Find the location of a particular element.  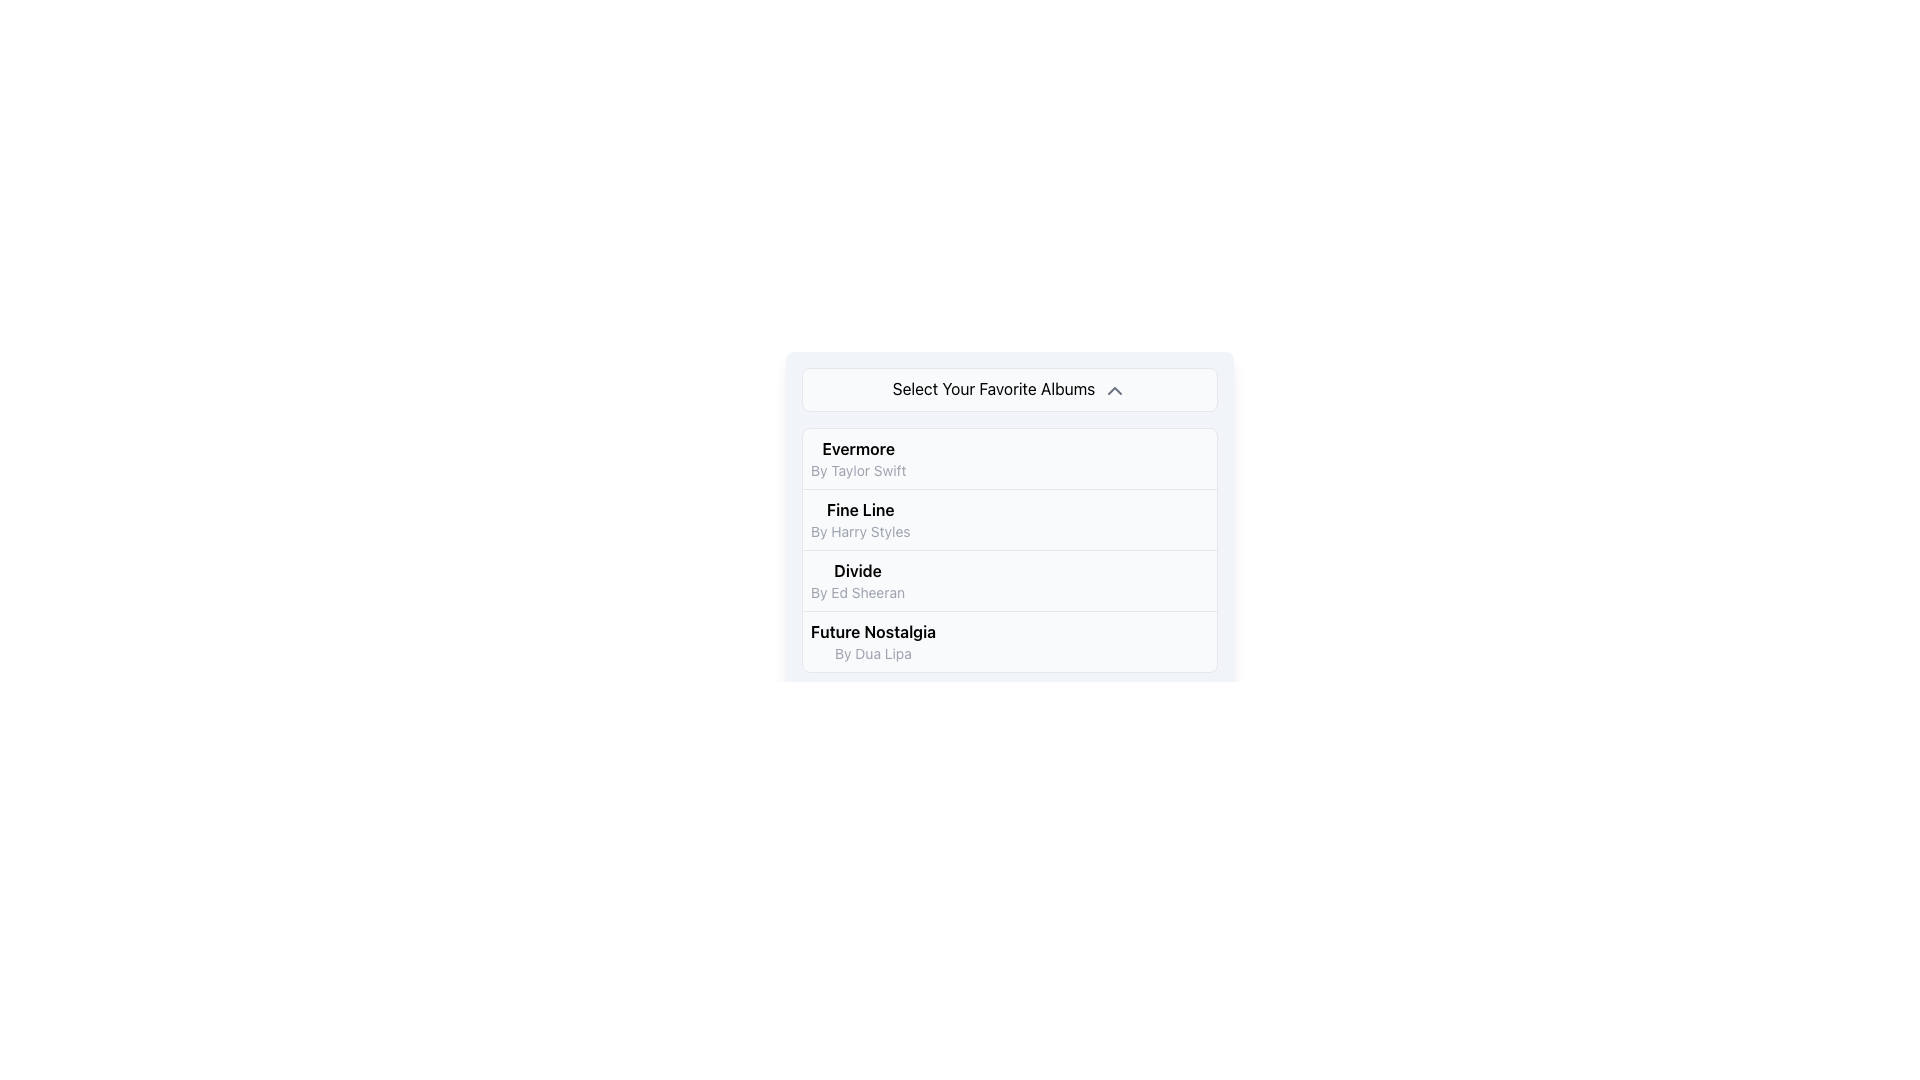

the text label displaying the author's name 'Dua Lipa' for the album 'Future Nostalgia', located beneath the title in the list is located at coordinates (873, 653).